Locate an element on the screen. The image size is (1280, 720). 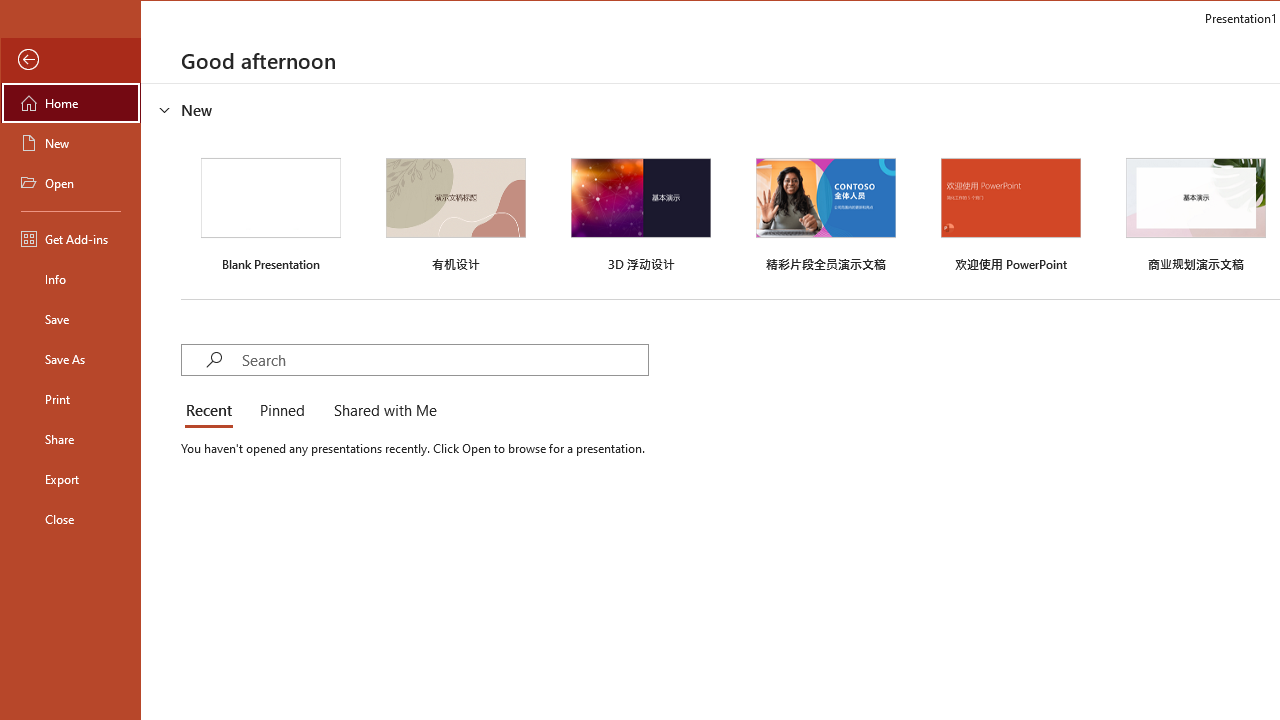
'Export' is located at coordinates (71, 479).